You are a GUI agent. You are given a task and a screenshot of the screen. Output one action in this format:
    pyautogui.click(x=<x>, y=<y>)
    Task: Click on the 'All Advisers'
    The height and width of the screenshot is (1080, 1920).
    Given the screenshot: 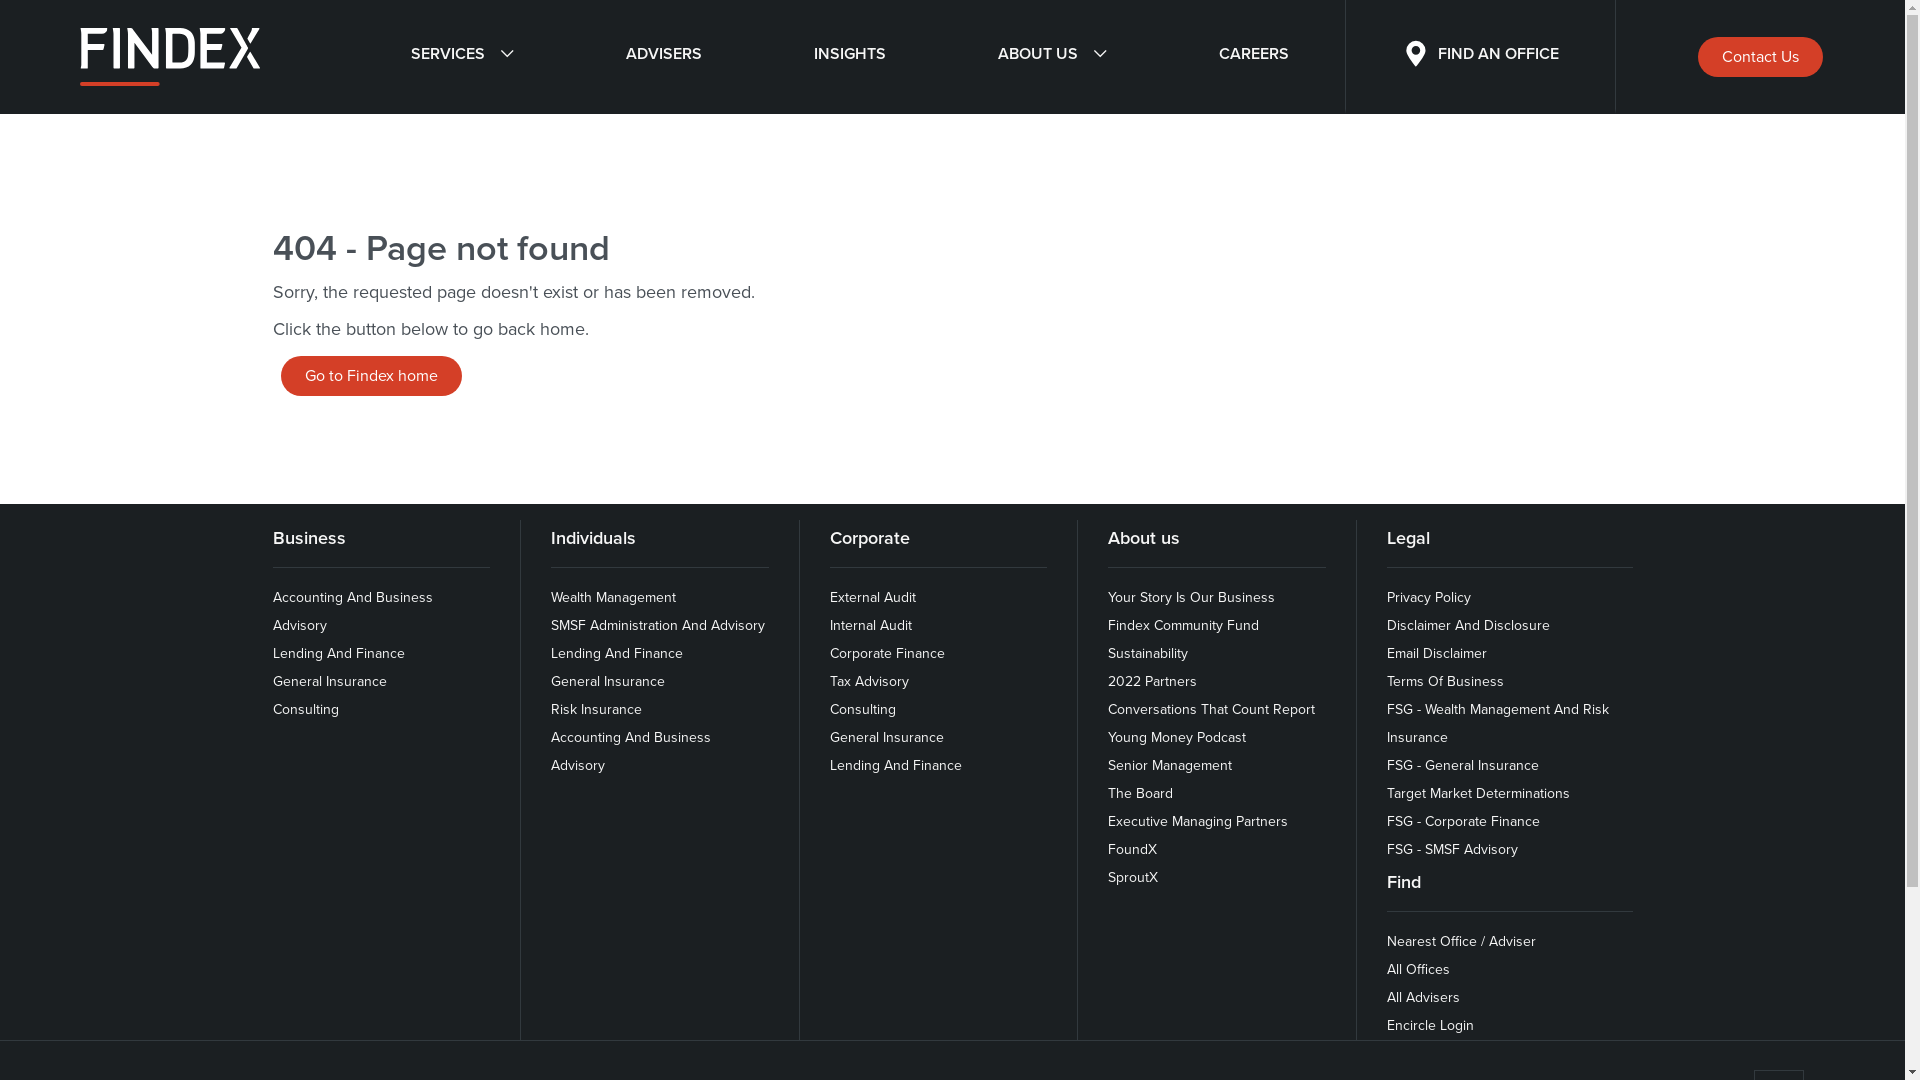 What is the action you would take?
    pyautogui.click(x=1422, y=997)
    